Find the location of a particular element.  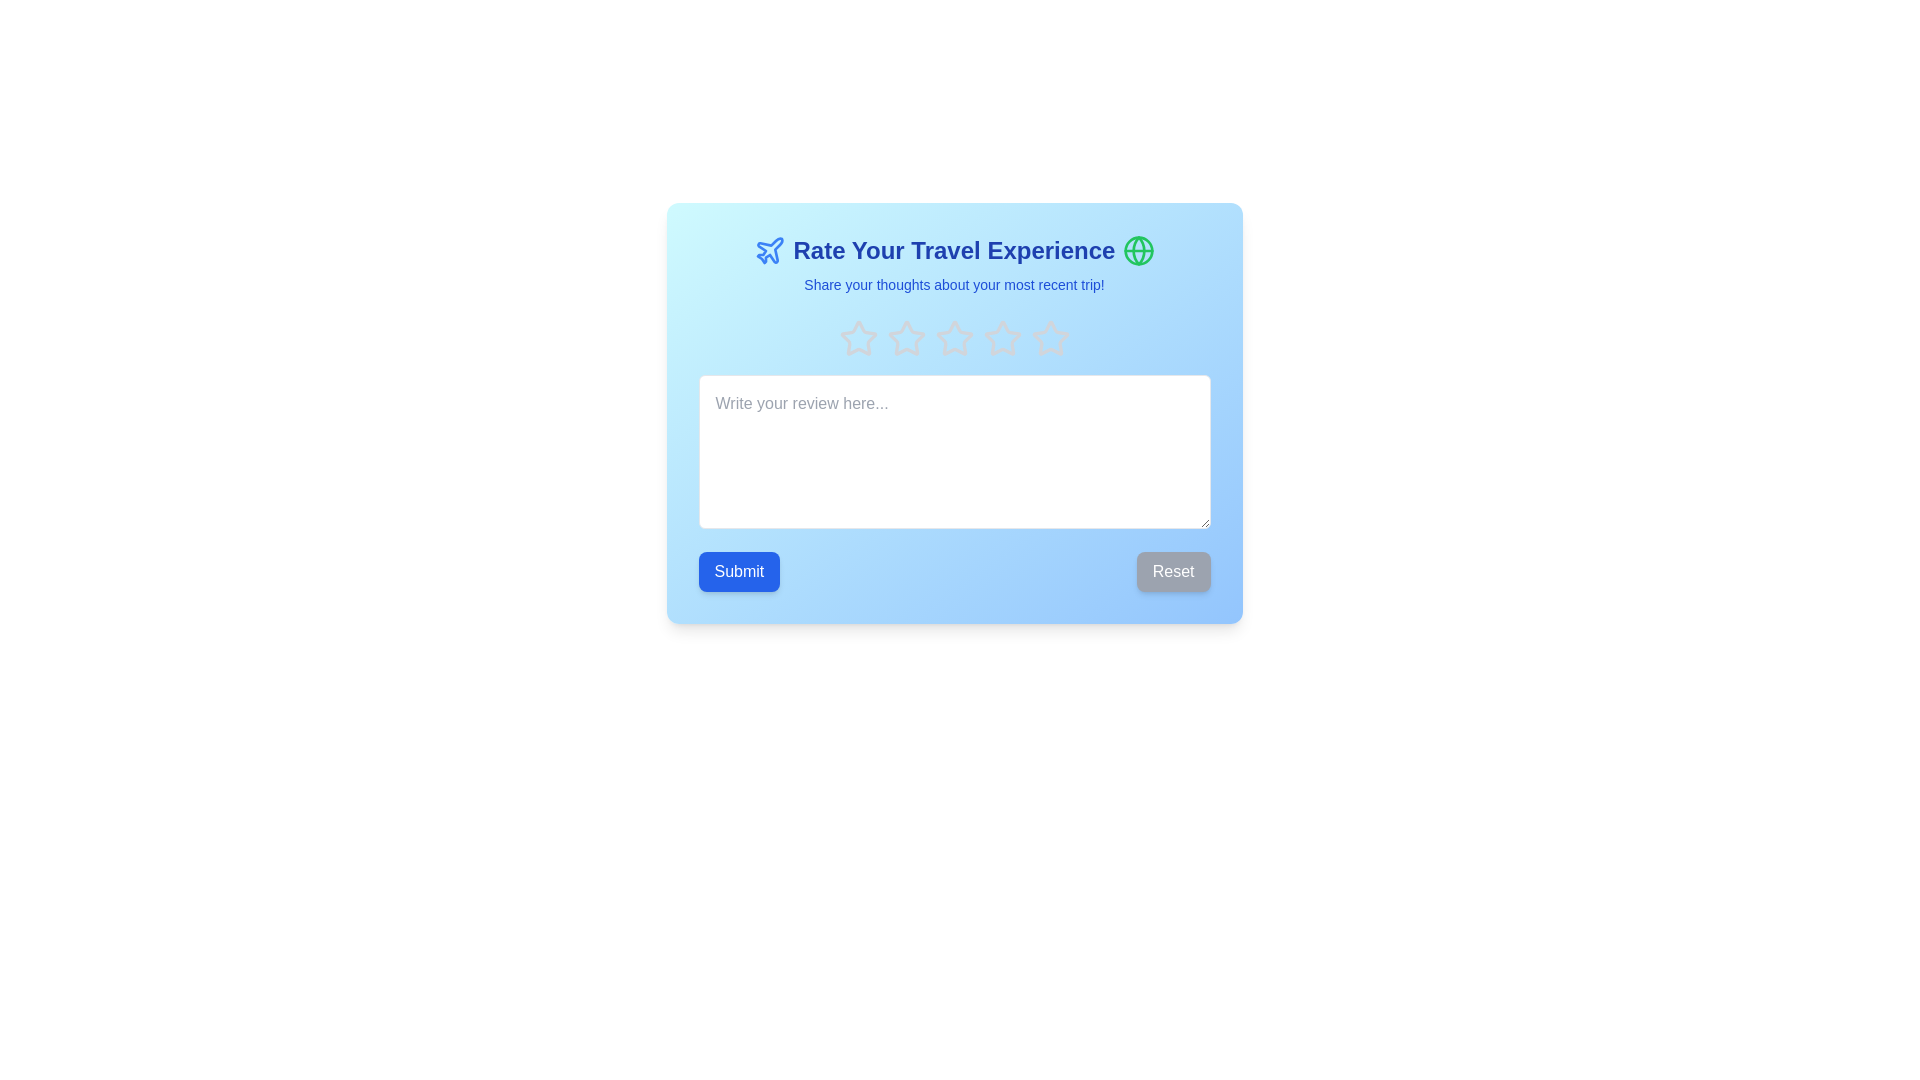

the fourth star icon in the rating system, which is part of a horizontal row of five stars located in the panel header above the text input area is located at coordinates (1002, 338).